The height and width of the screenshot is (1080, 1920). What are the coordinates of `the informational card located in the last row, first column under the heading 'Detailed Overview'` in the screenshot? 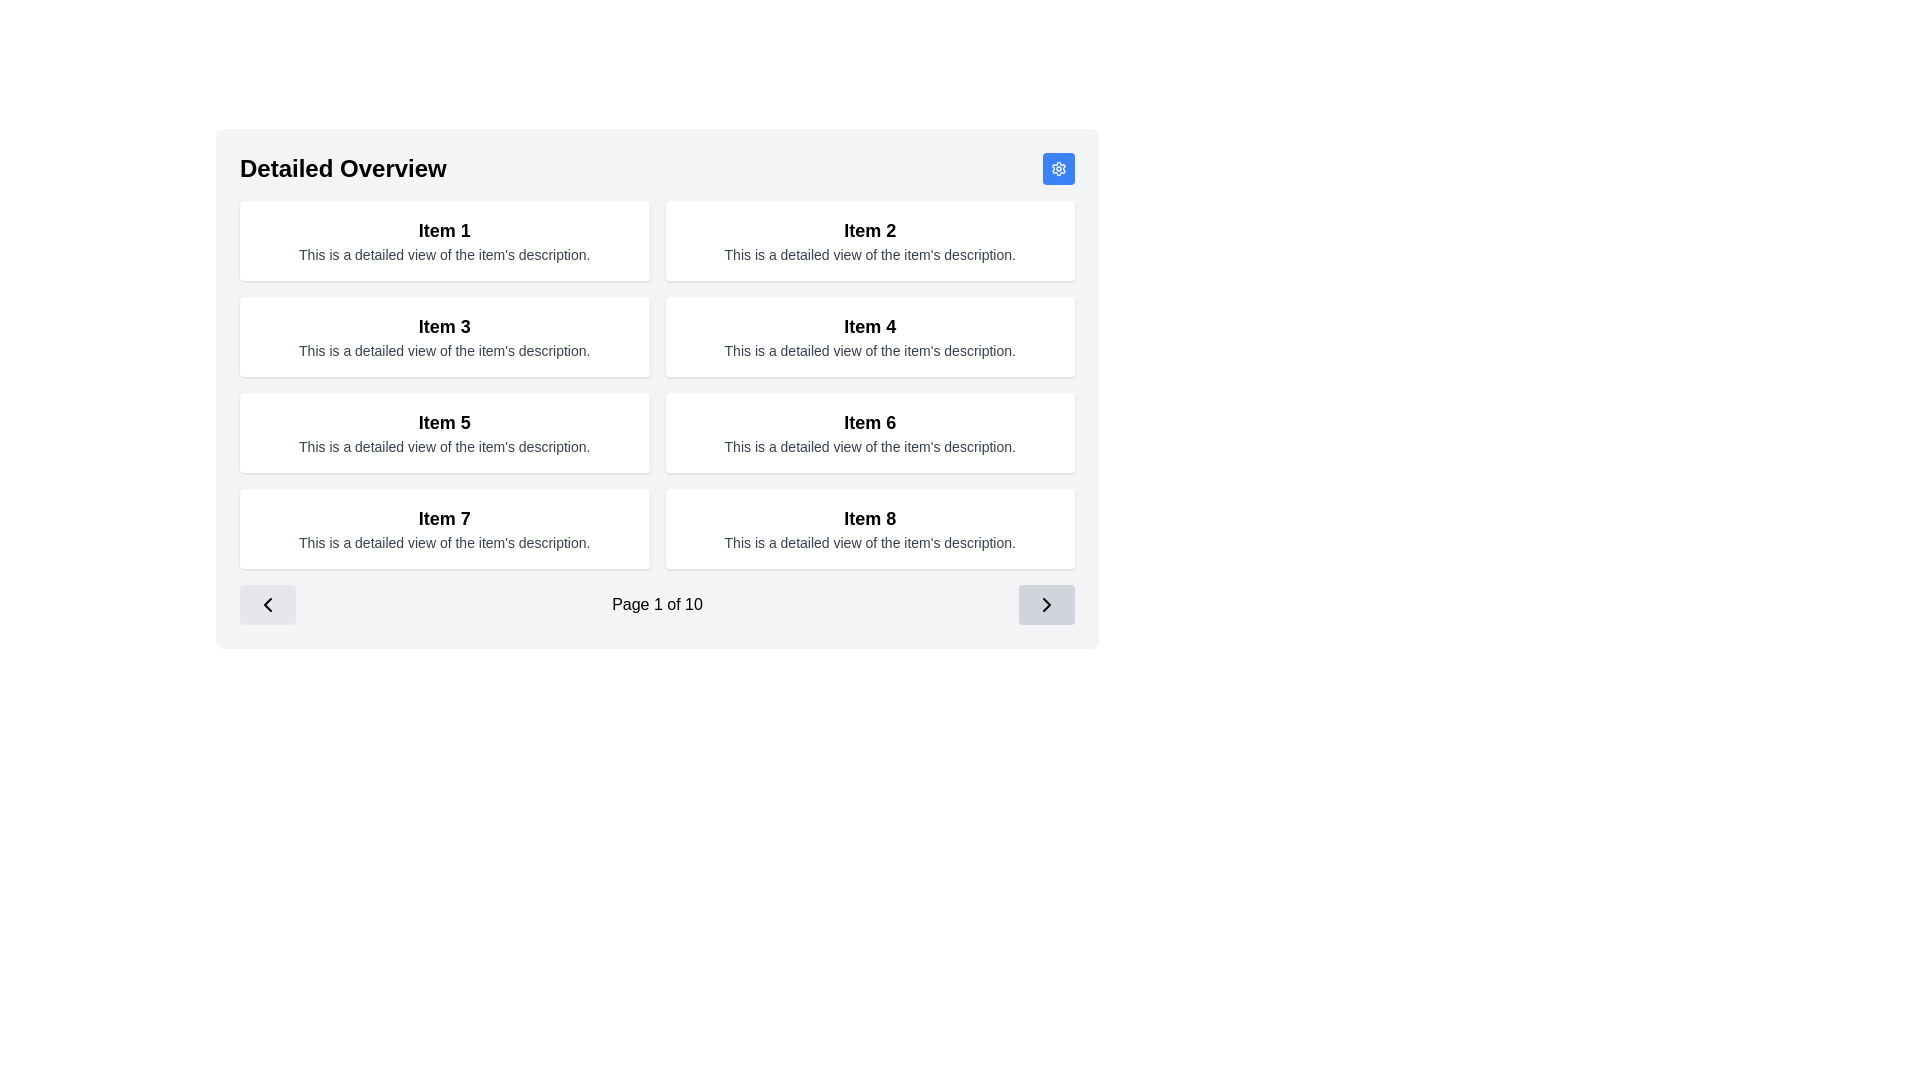 It's located at (443, 527).